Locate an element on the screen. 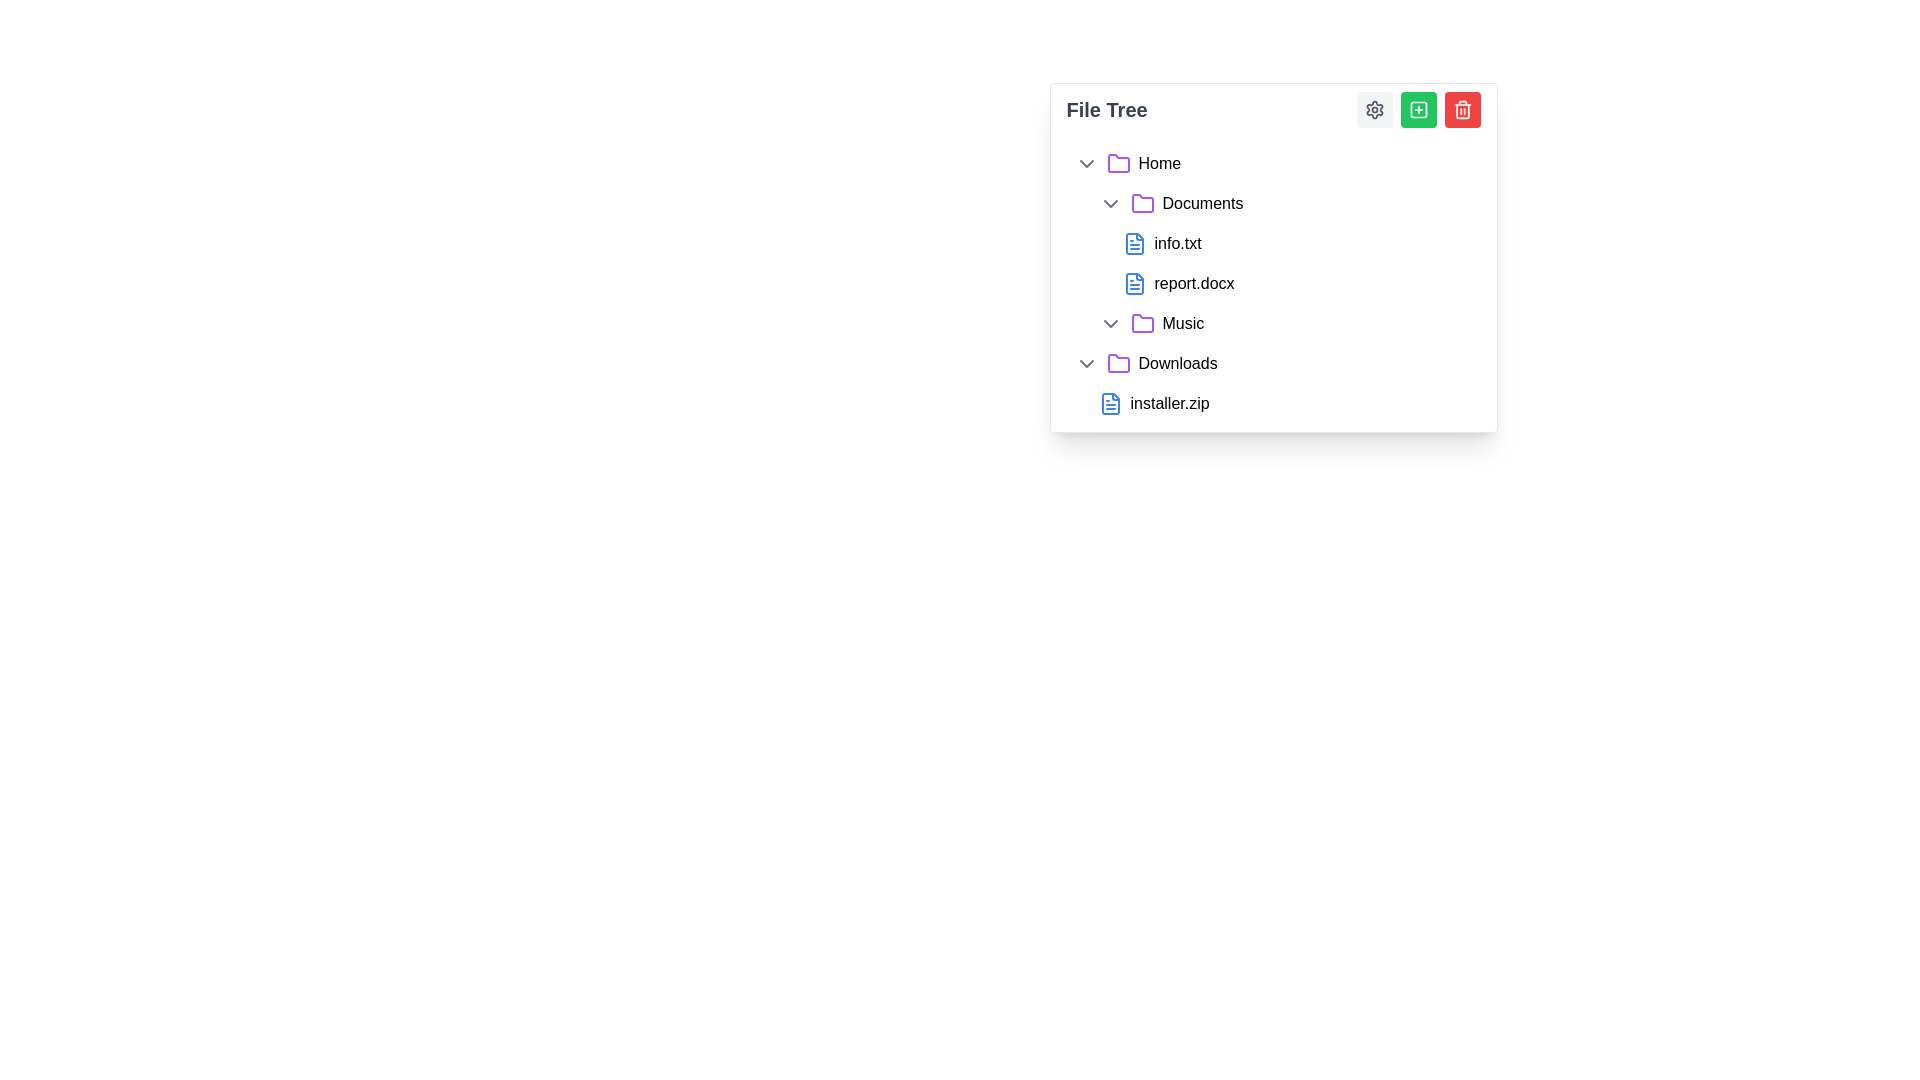 This screenshot has height=1080, width=1920. the settings icon button located at the top-right group of controls above the file tree to navigate to options or preferences is located at coordinates (1373, 110).